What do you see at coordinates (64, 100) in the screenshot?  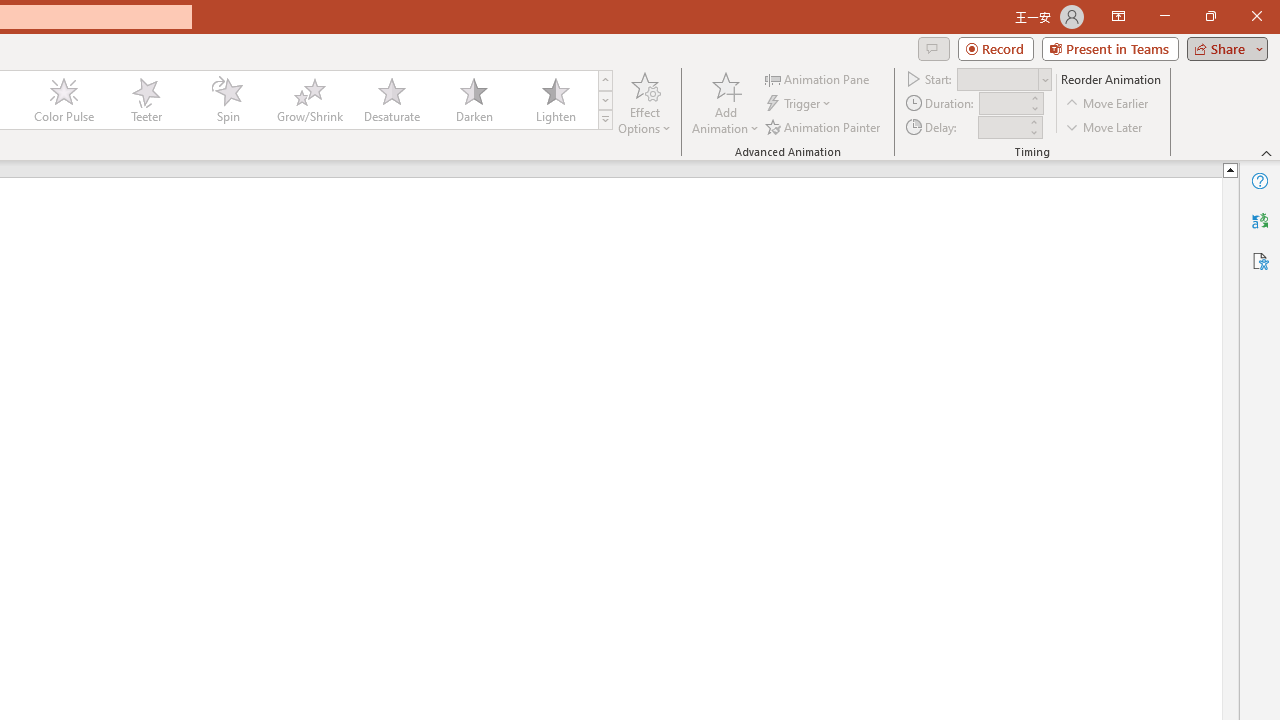 I see `'Color Pulse'` at bounding box center [64, 100].